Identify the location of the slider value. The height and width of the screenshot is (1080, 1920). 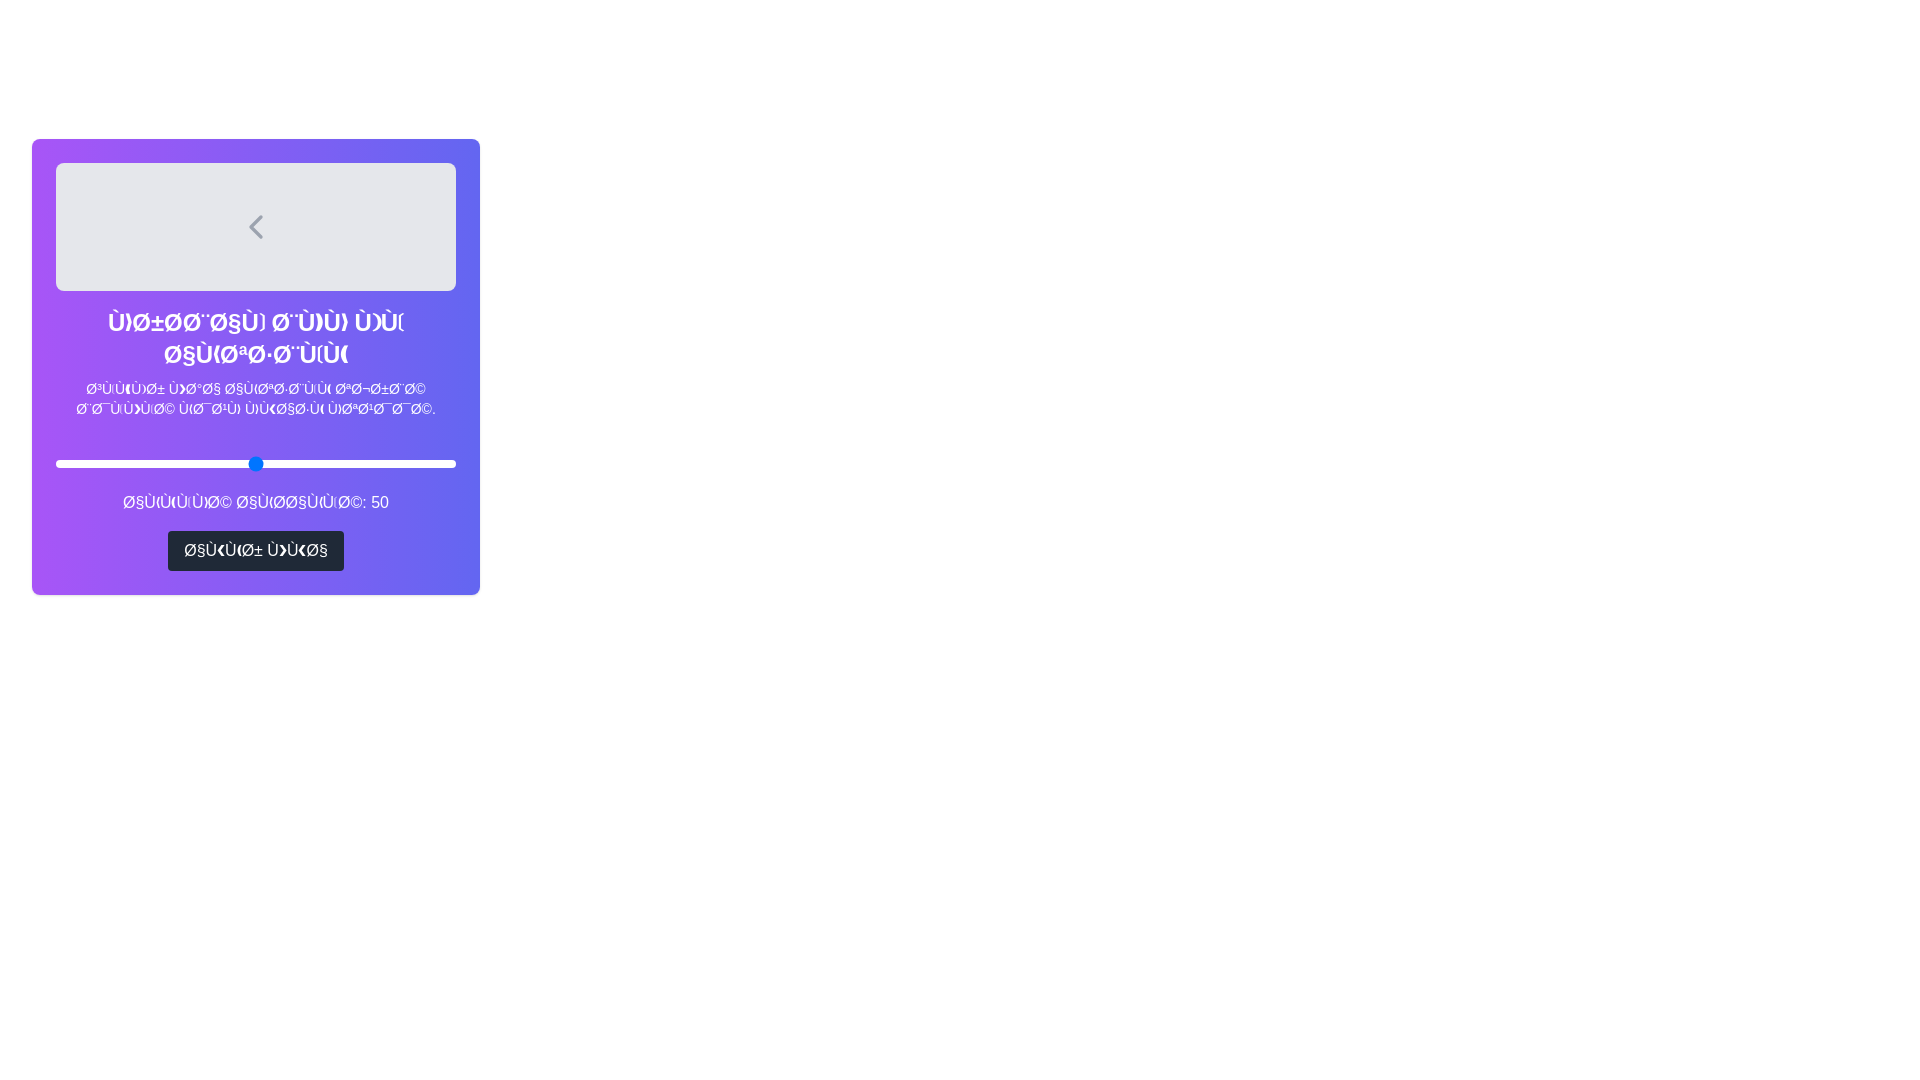
(315, 463).